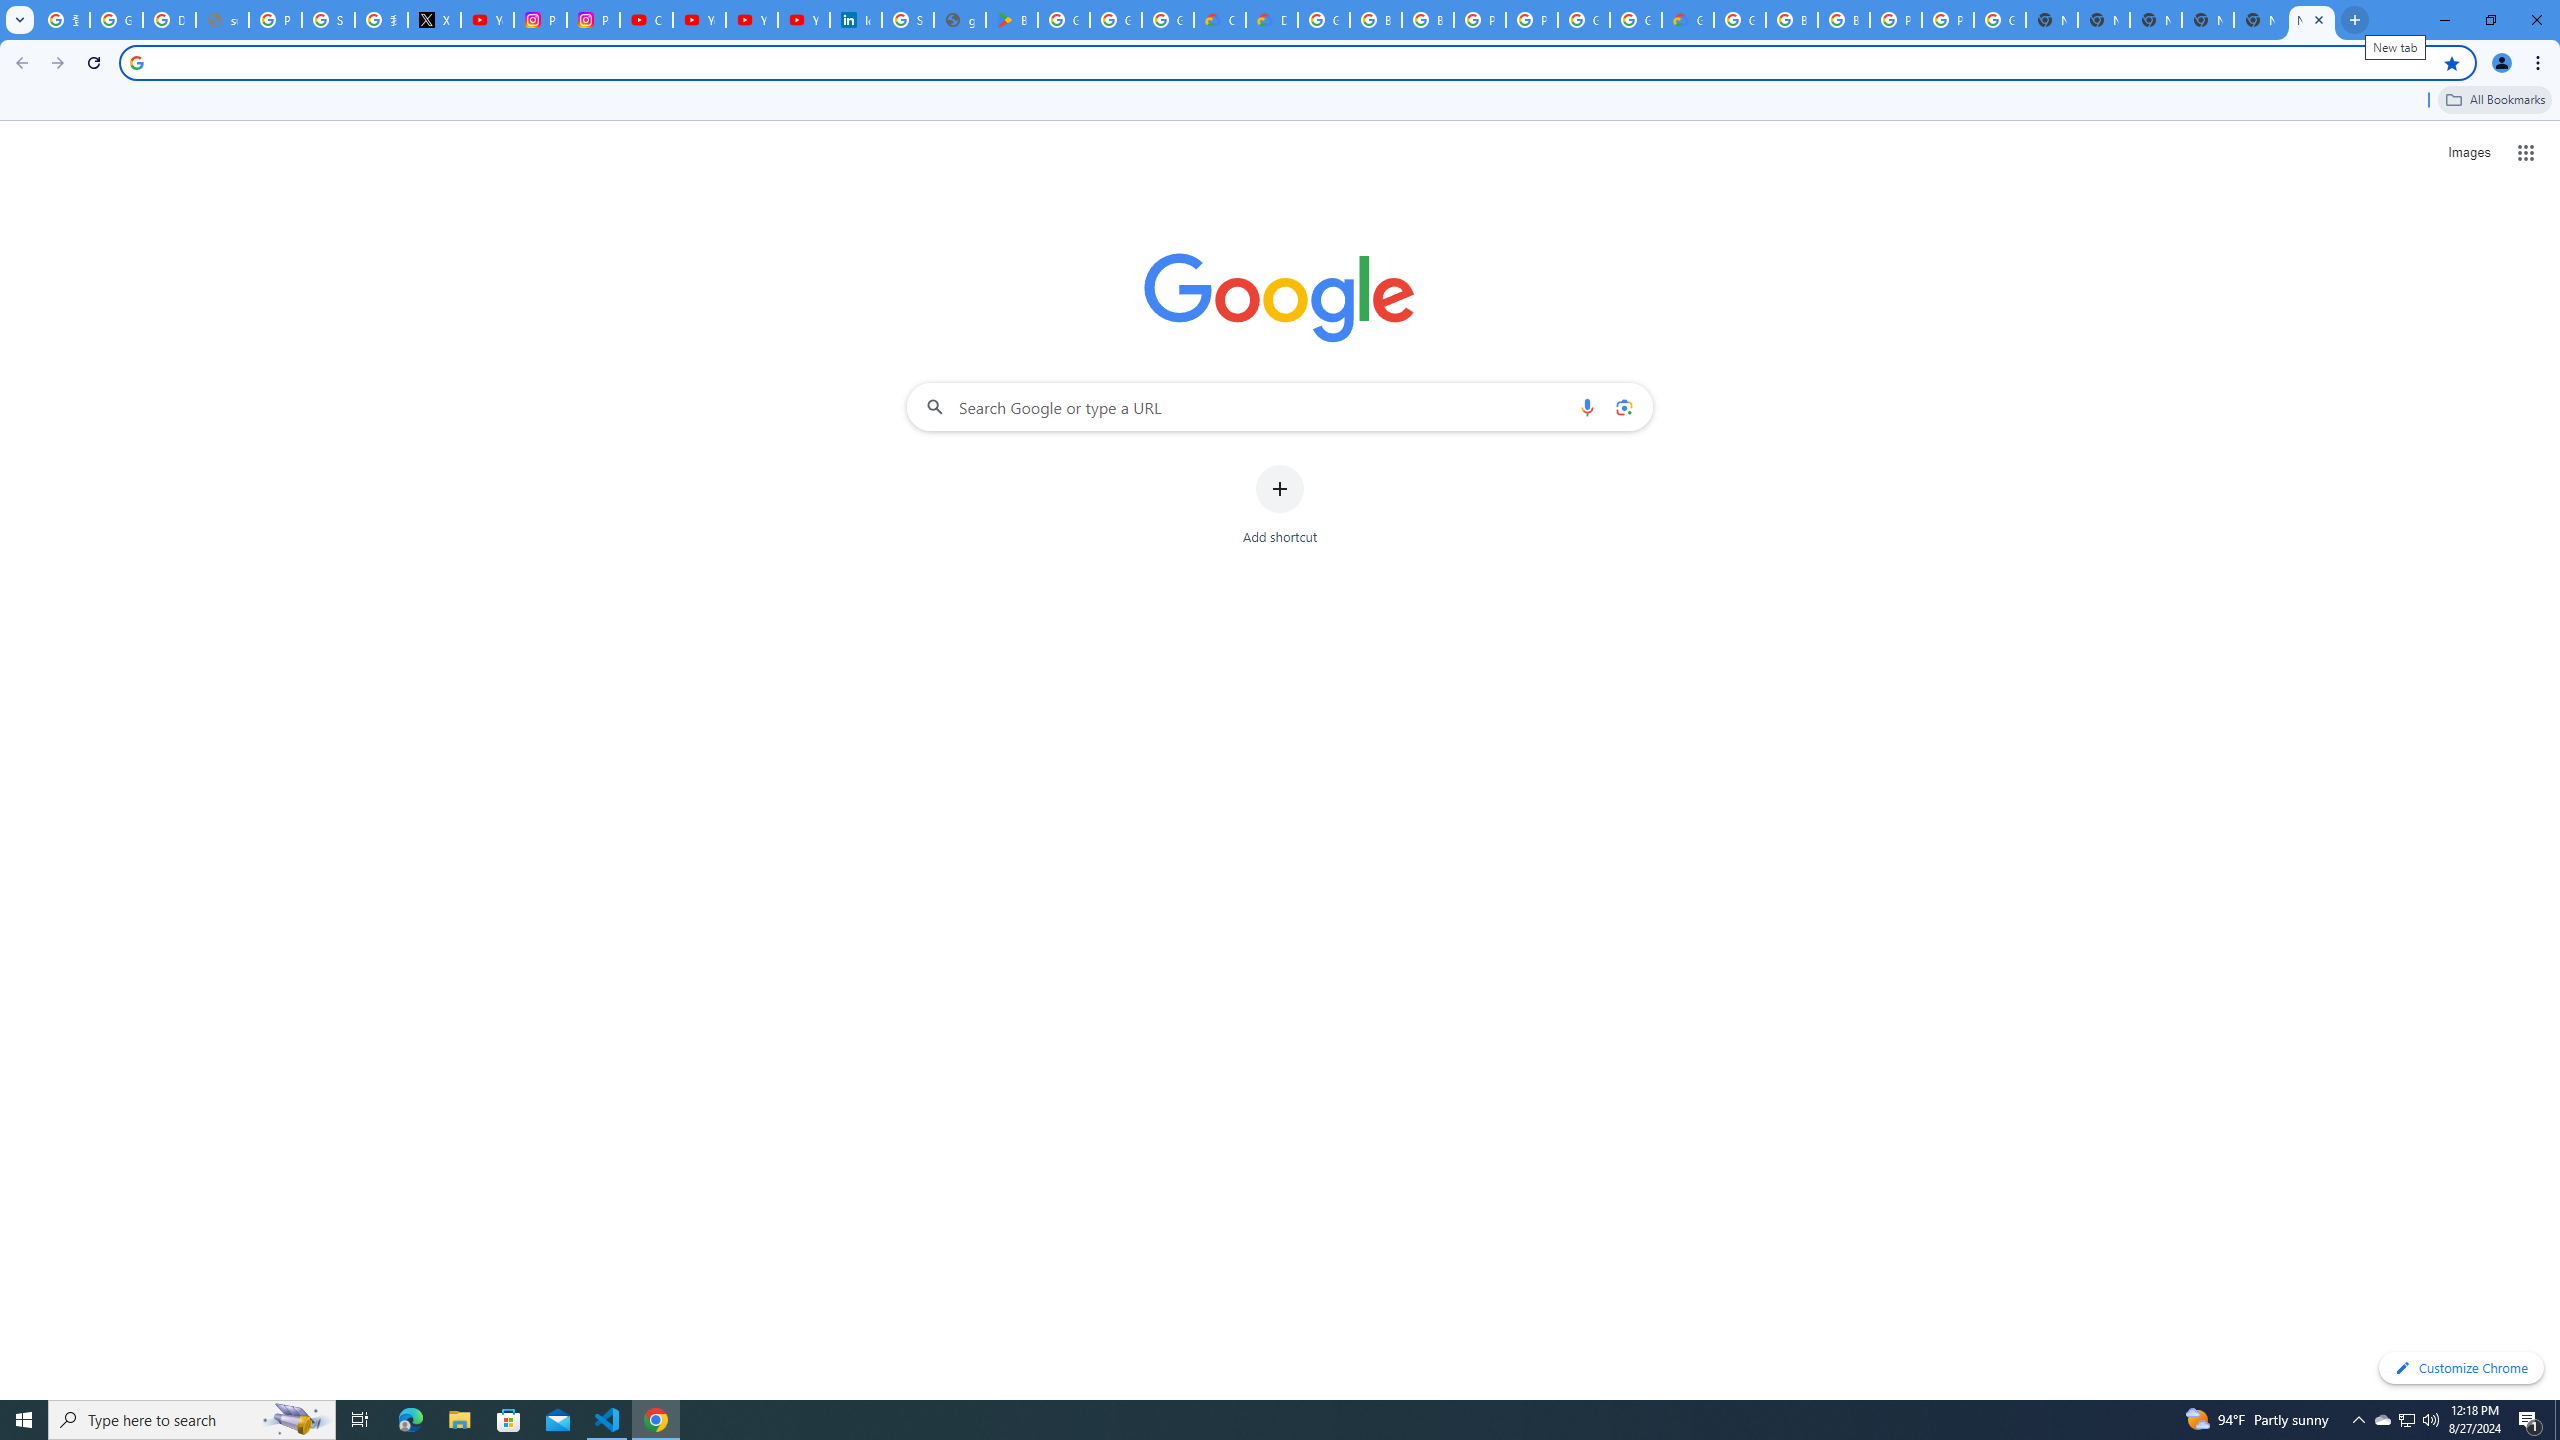 The width and height of the screenshot is (2560, 1440). Describe the element at coordinates (1622, 405) in the screenshot. I see `'Search by image'` at that location.